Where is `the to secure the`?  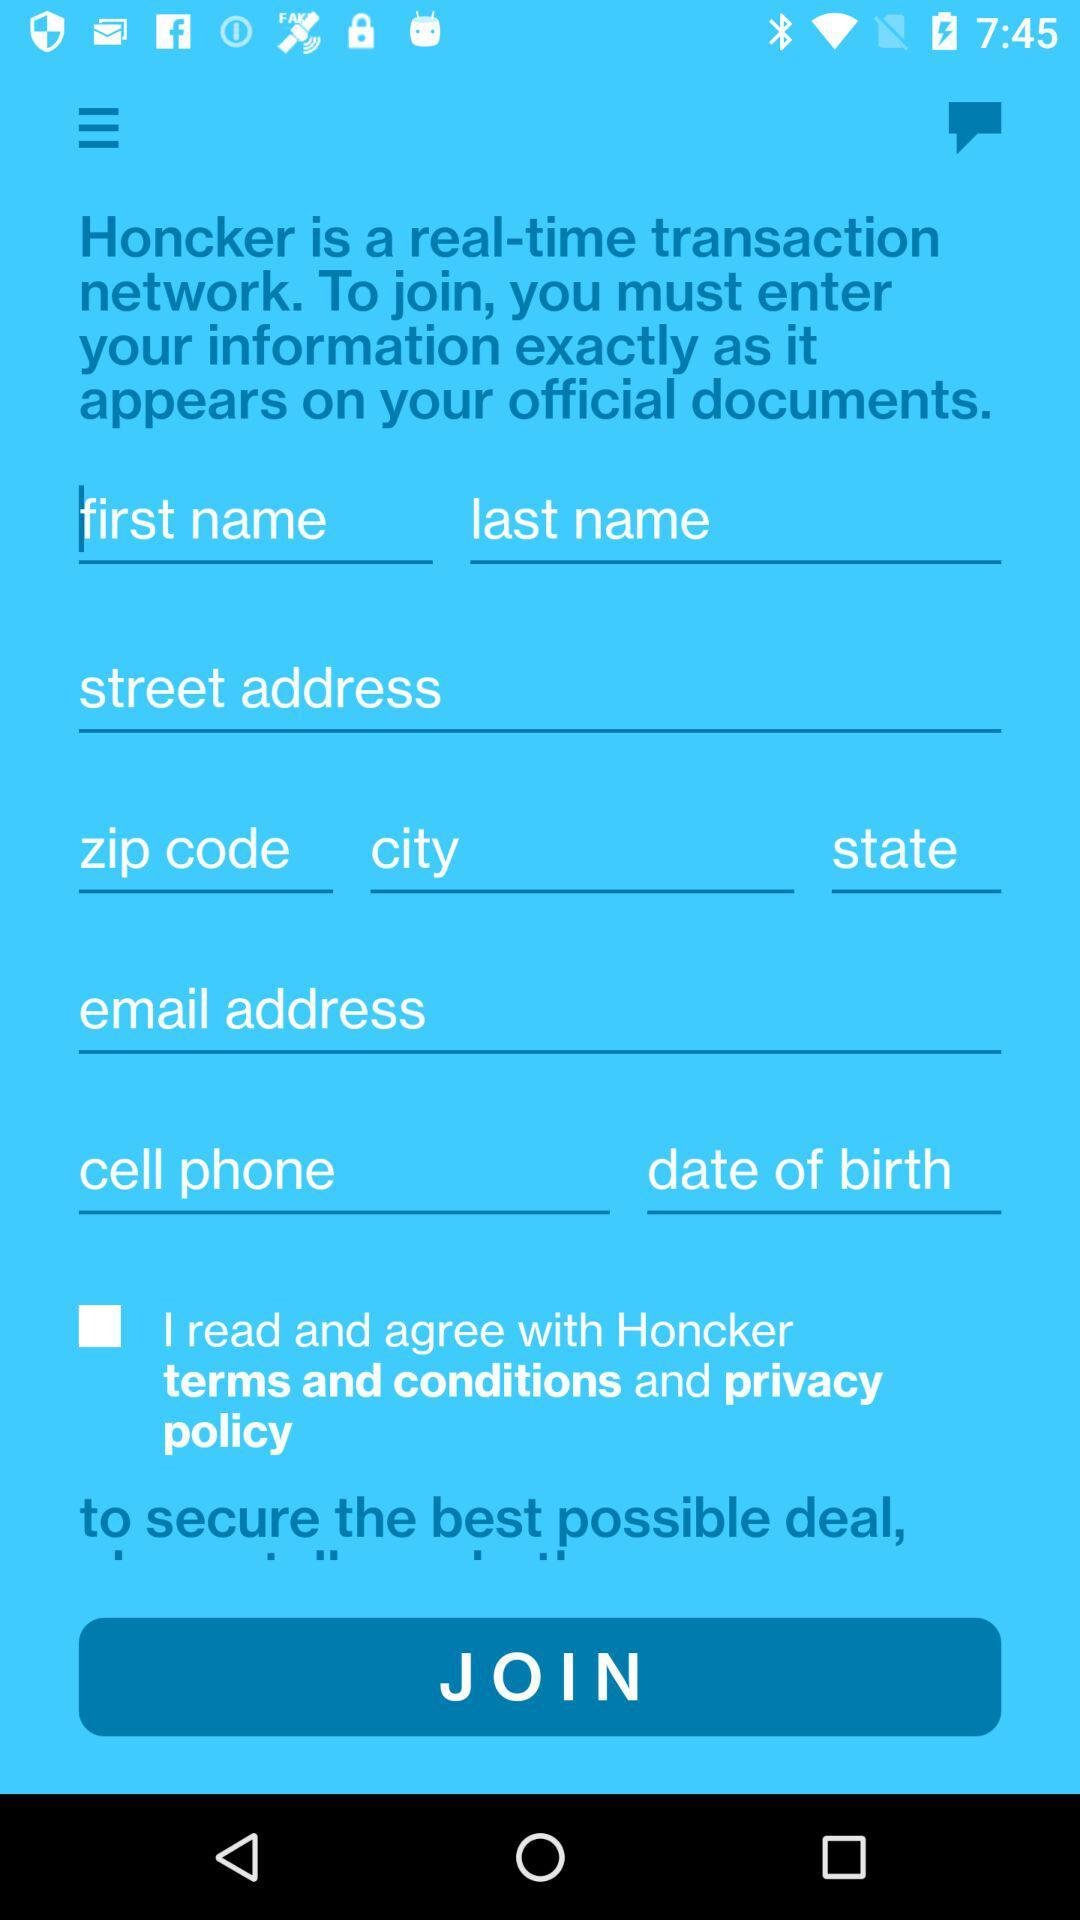
the to secure the is located at coordinates (500, 1520).